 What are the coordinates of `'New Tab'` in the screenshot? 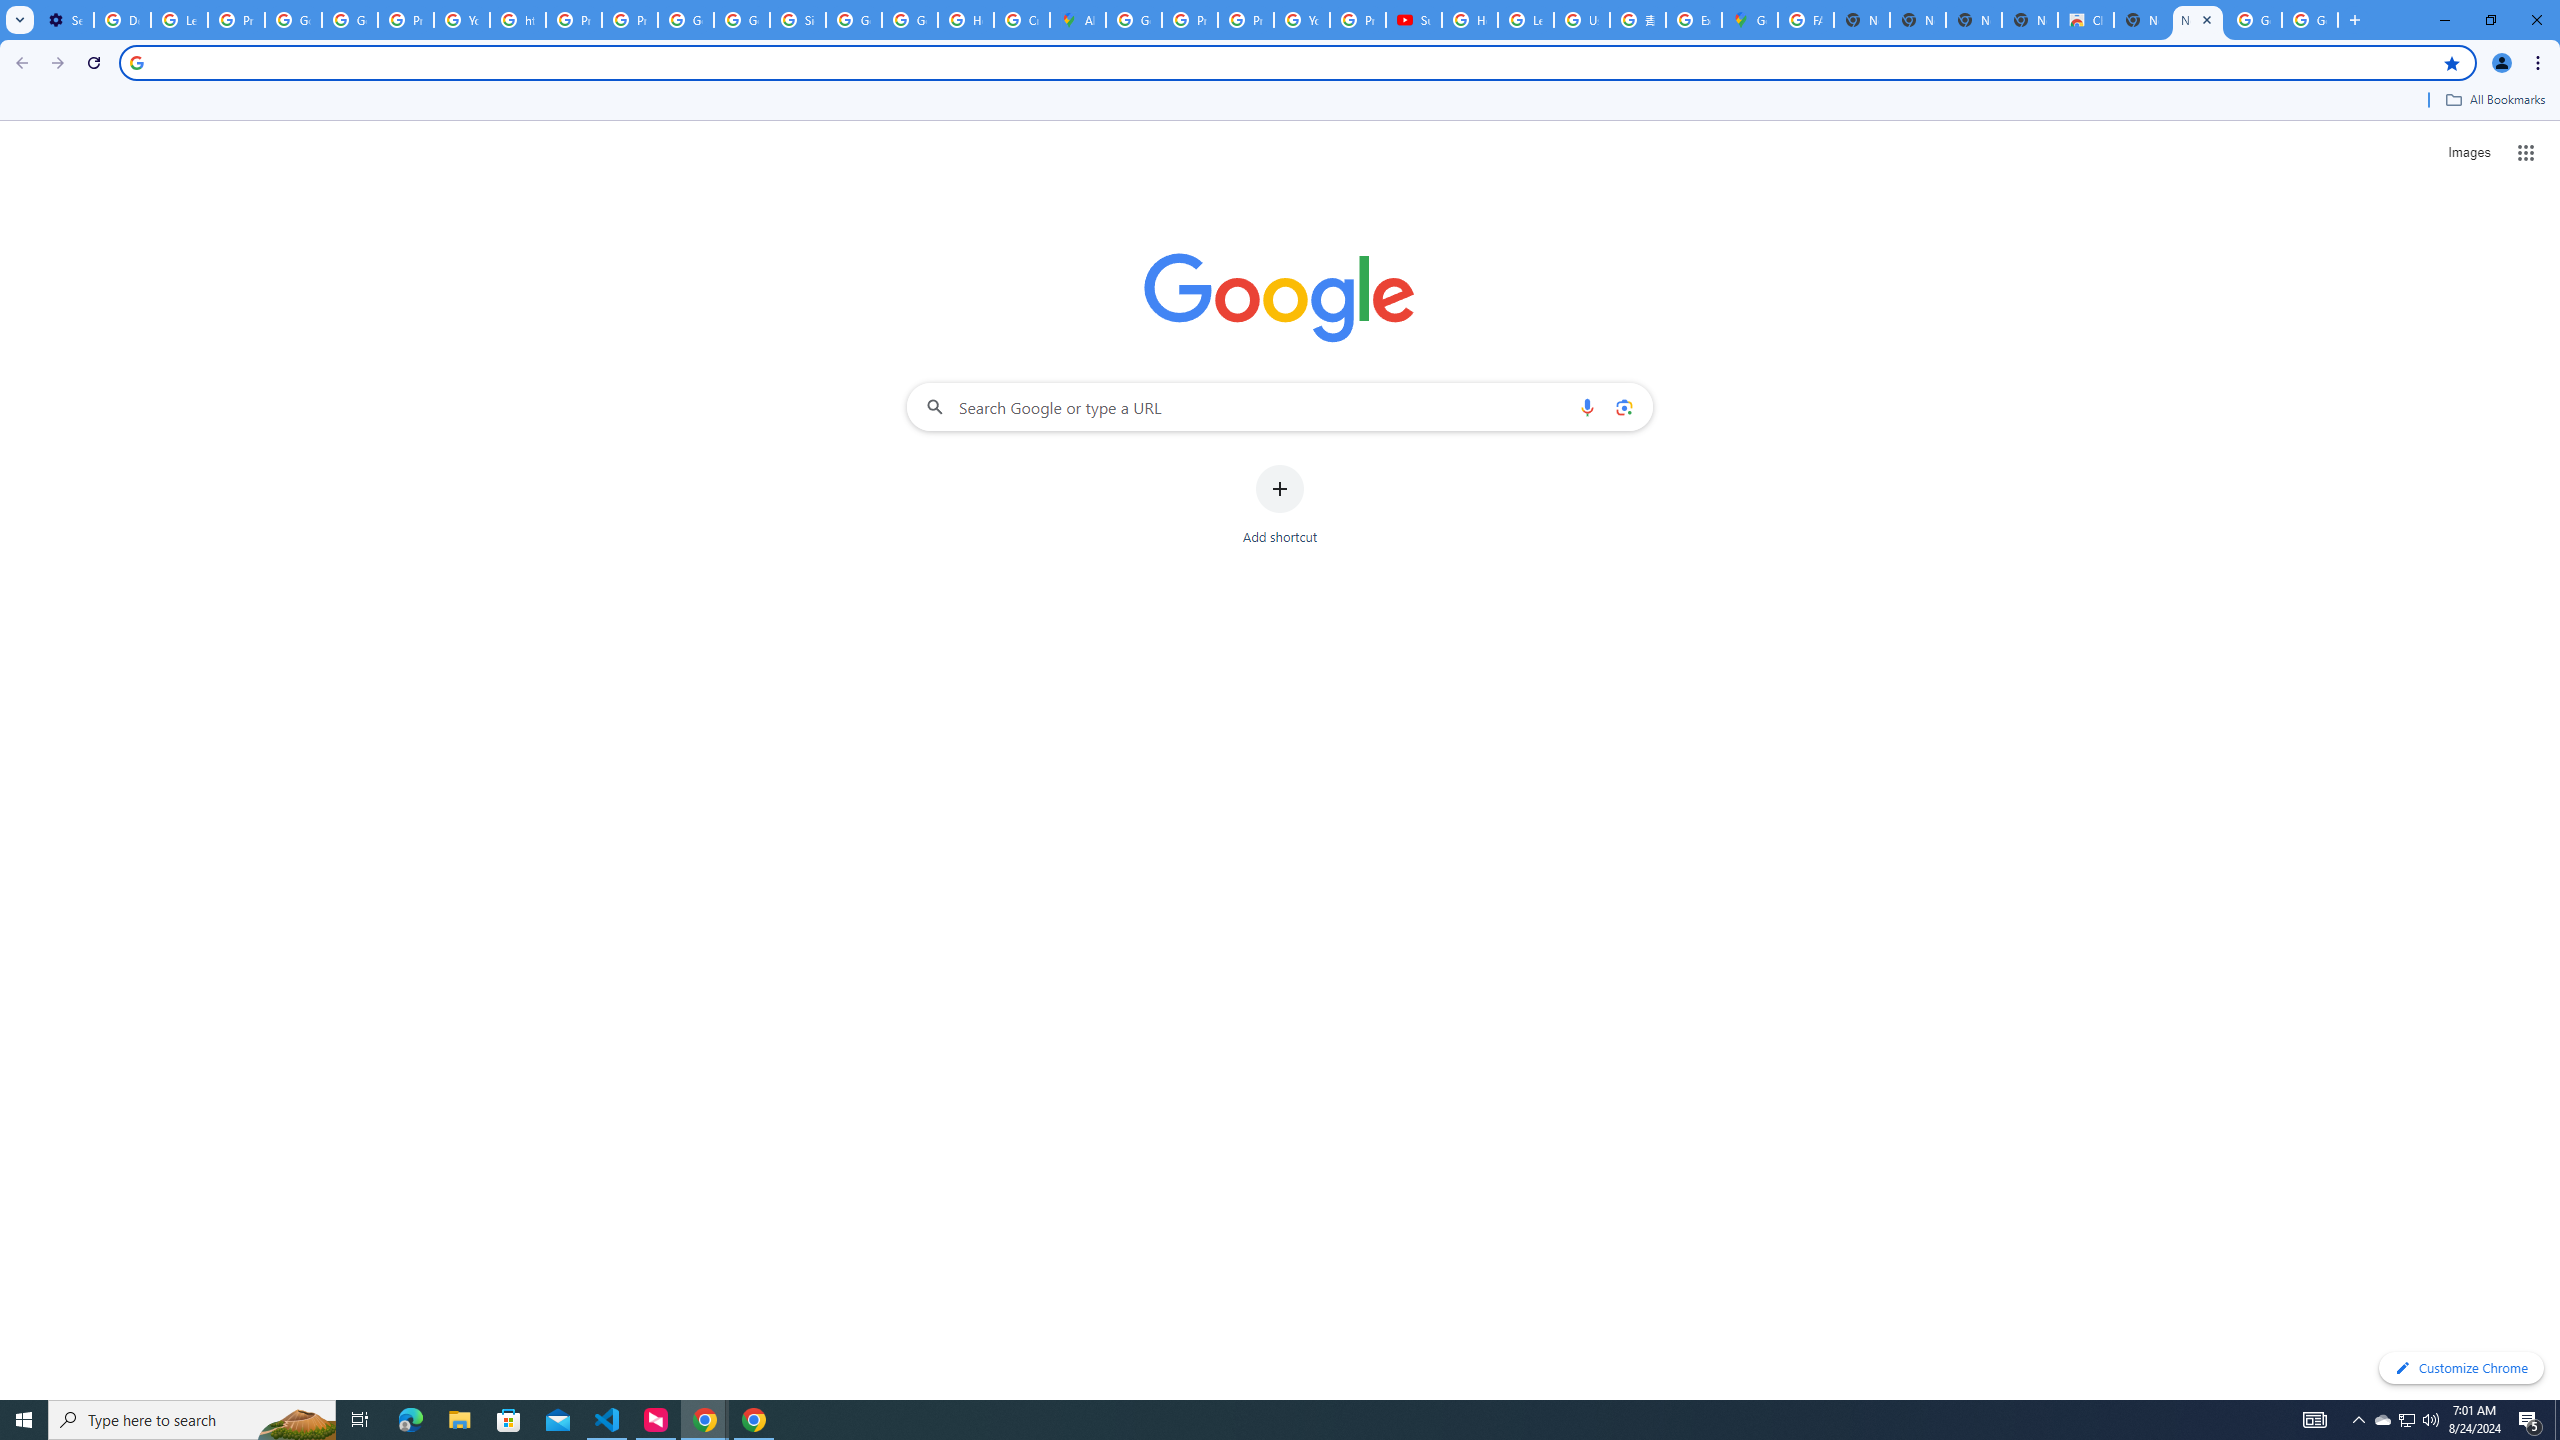 It's located at (2197, 19).